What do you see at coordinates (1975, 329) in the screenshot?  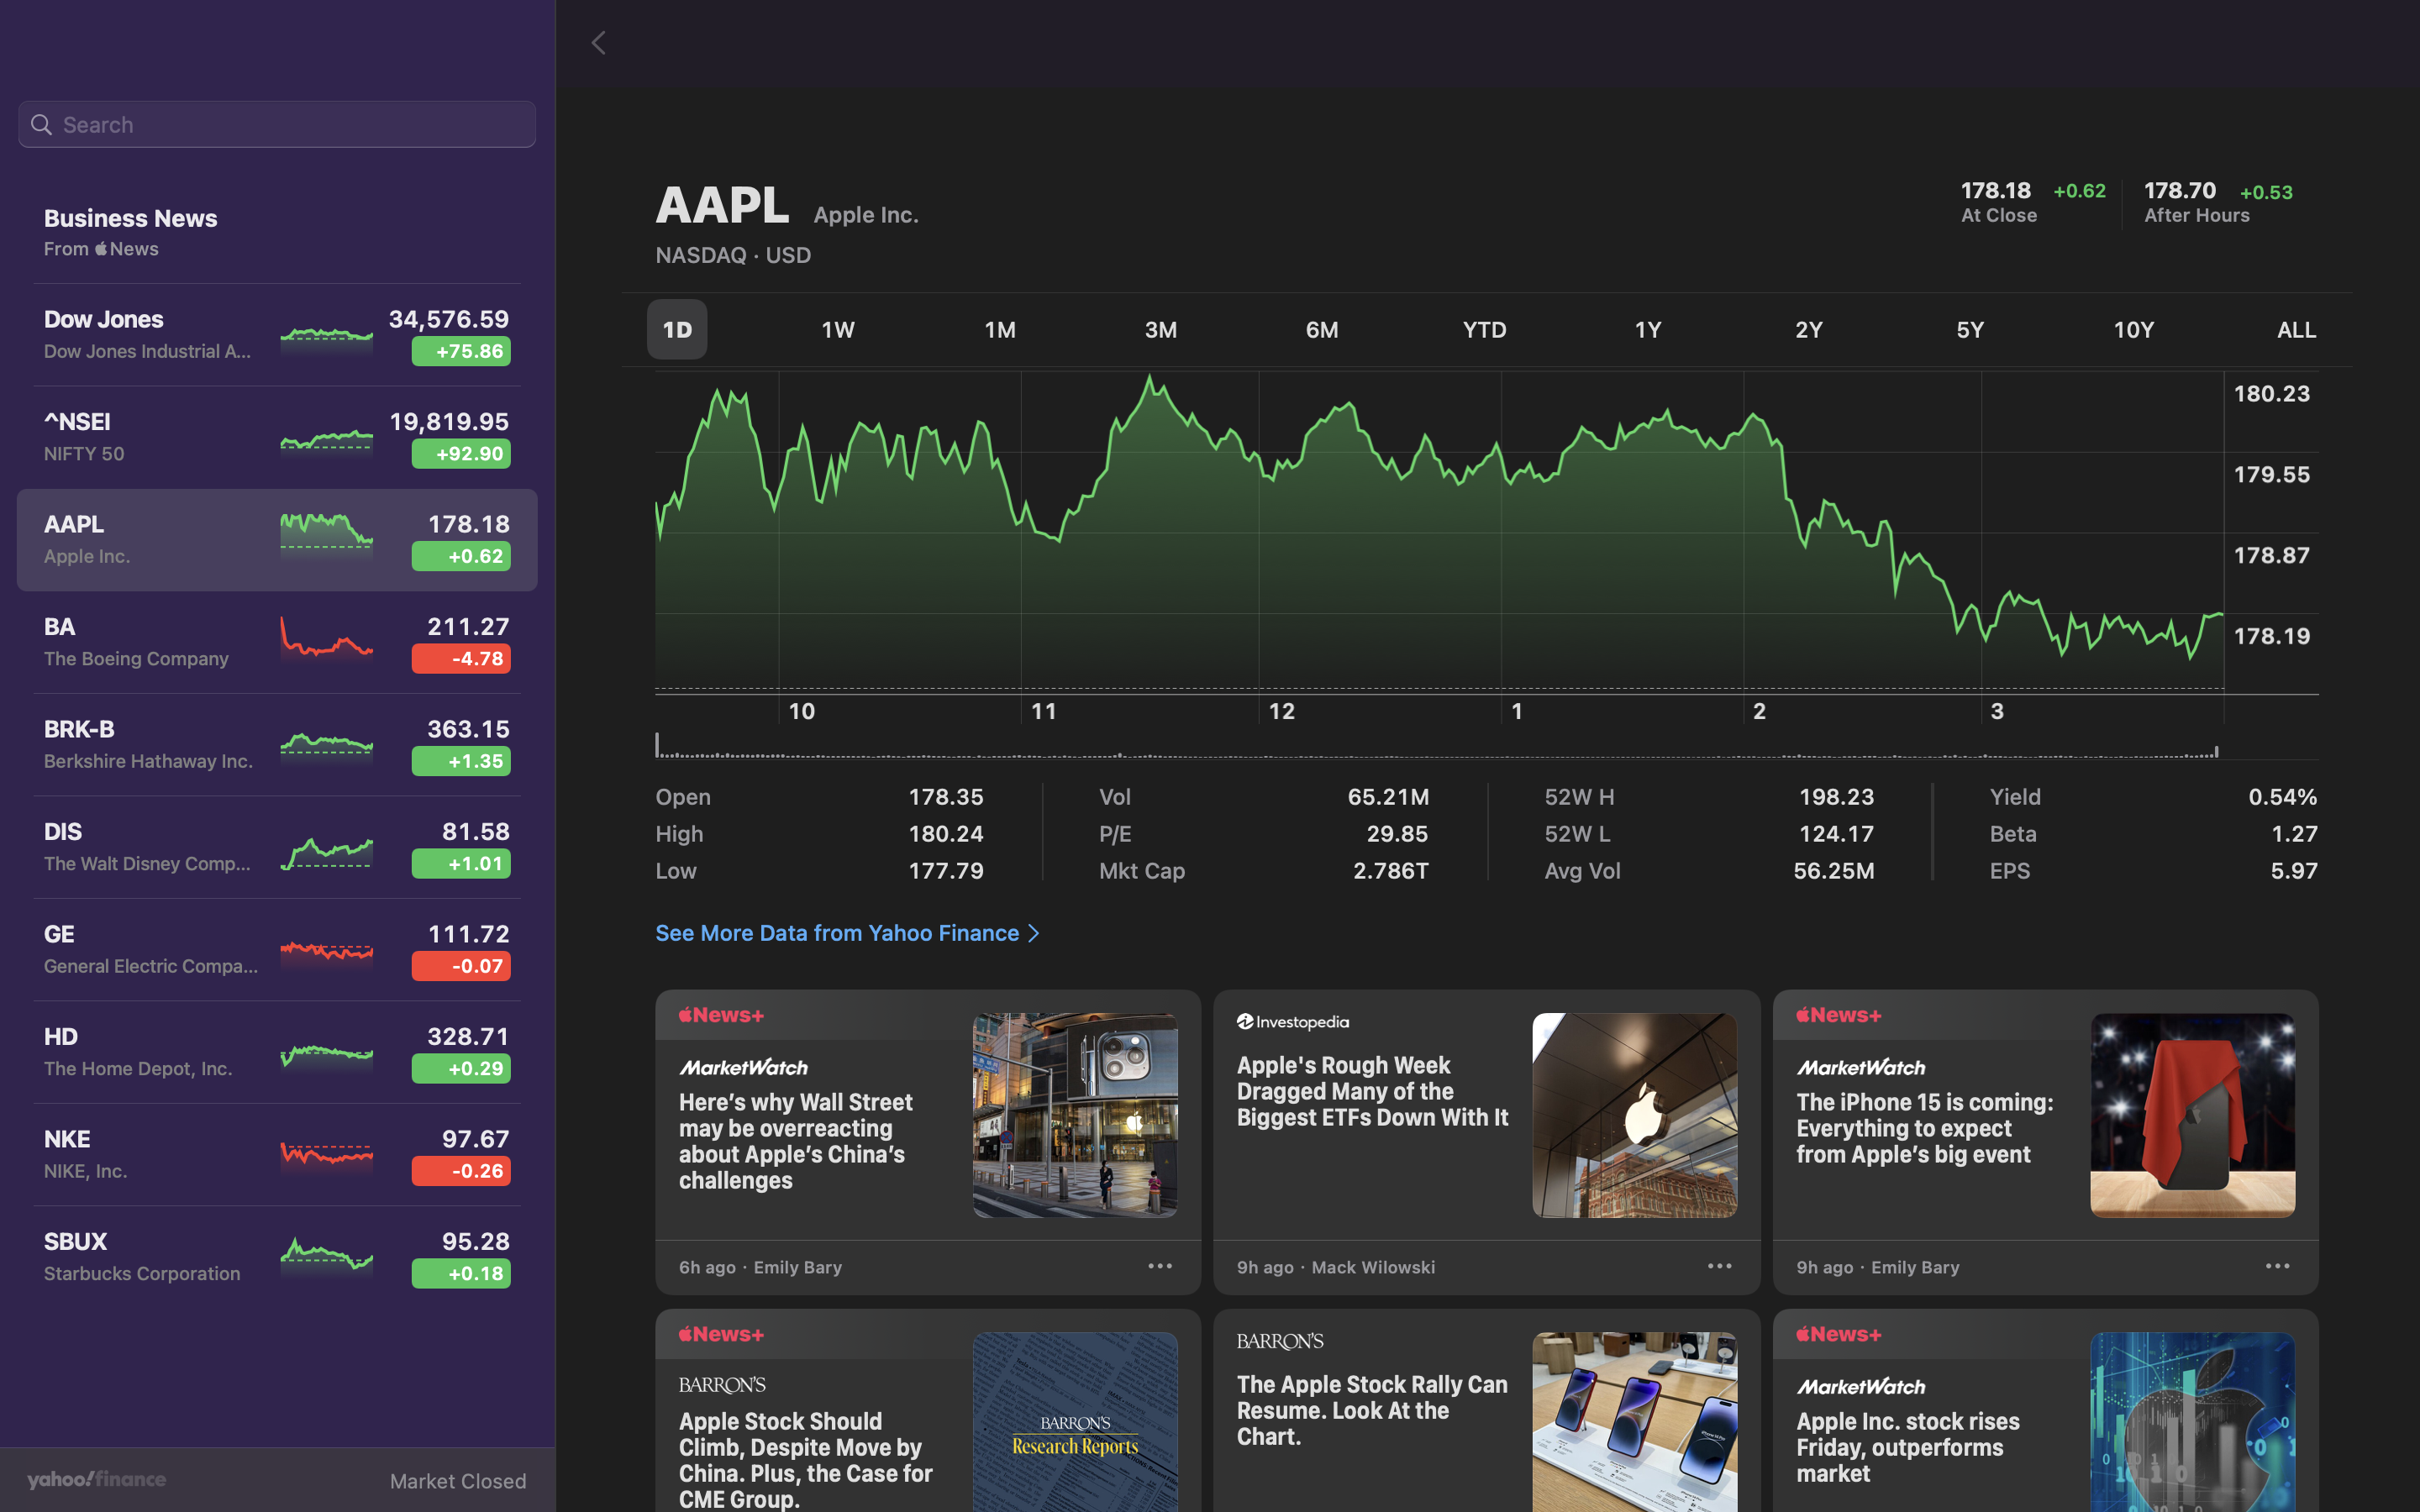 I see `Scrutinize the past 5 years stock variation` at bounding box center [1975, 329].